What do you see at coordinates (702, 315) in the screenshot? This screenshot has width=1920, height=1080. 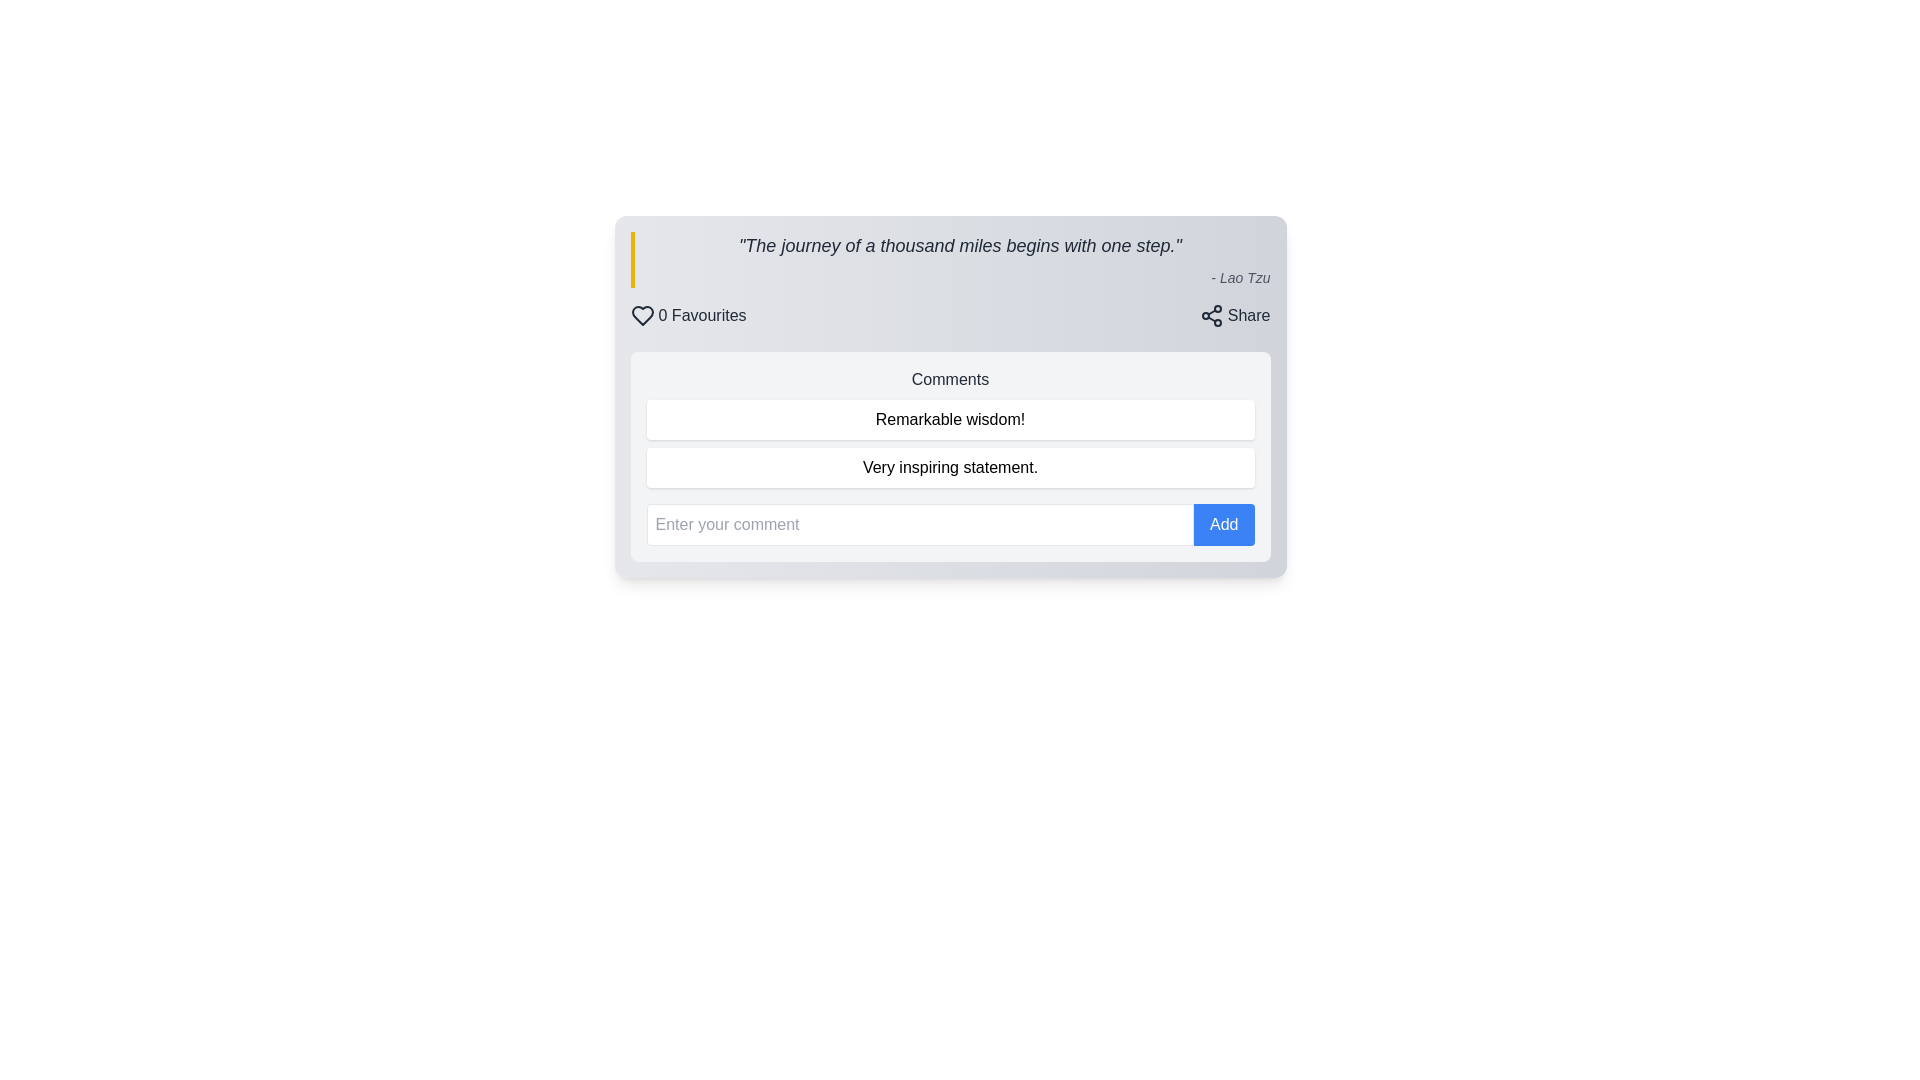 I see `the text label '0 Favourites' which is styled in dark gray and positioned next to a heart icon, located below a motivational quote in the middle-left section of the interface` at bounding box center [702, 315].